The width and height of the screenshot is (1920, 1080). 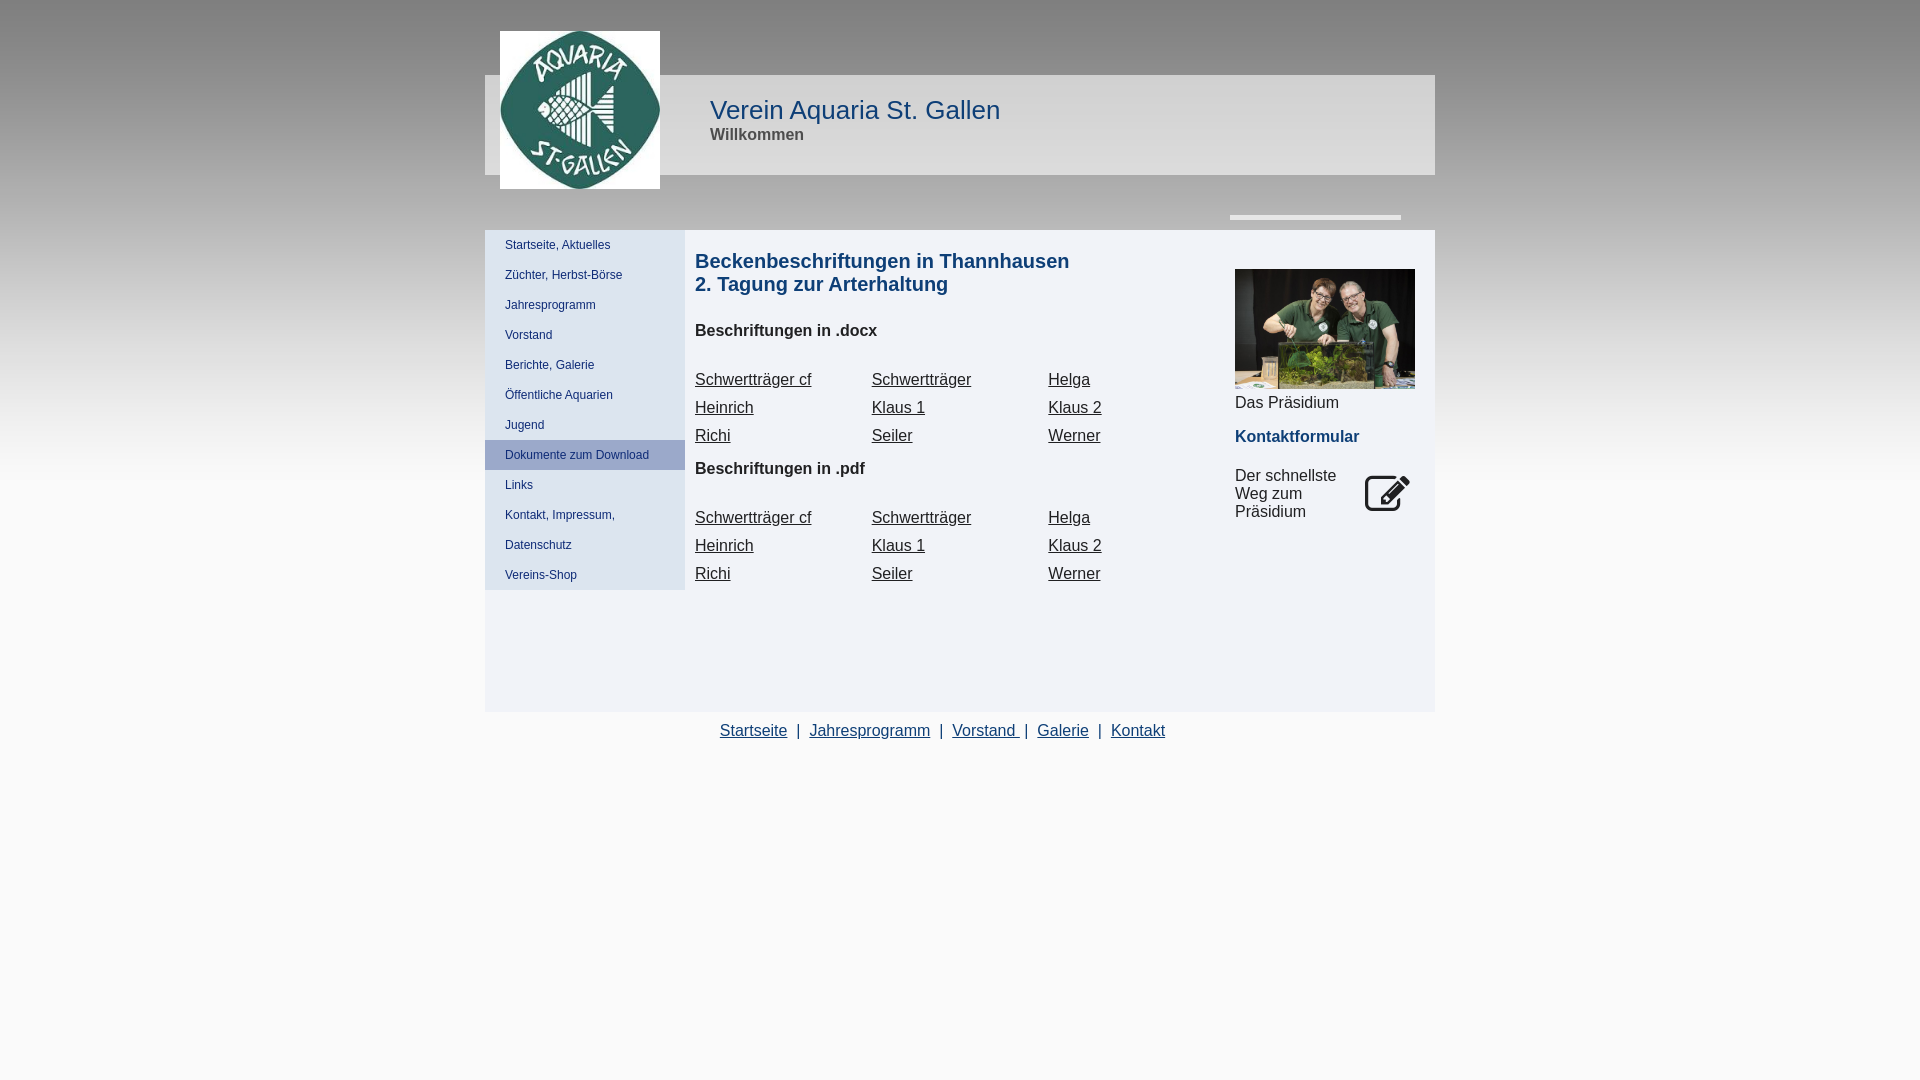 What do you see at coordinates (1073, 545) in the screenshot?
I see `'Klaus 2'` at bounding box center [1073, 545].